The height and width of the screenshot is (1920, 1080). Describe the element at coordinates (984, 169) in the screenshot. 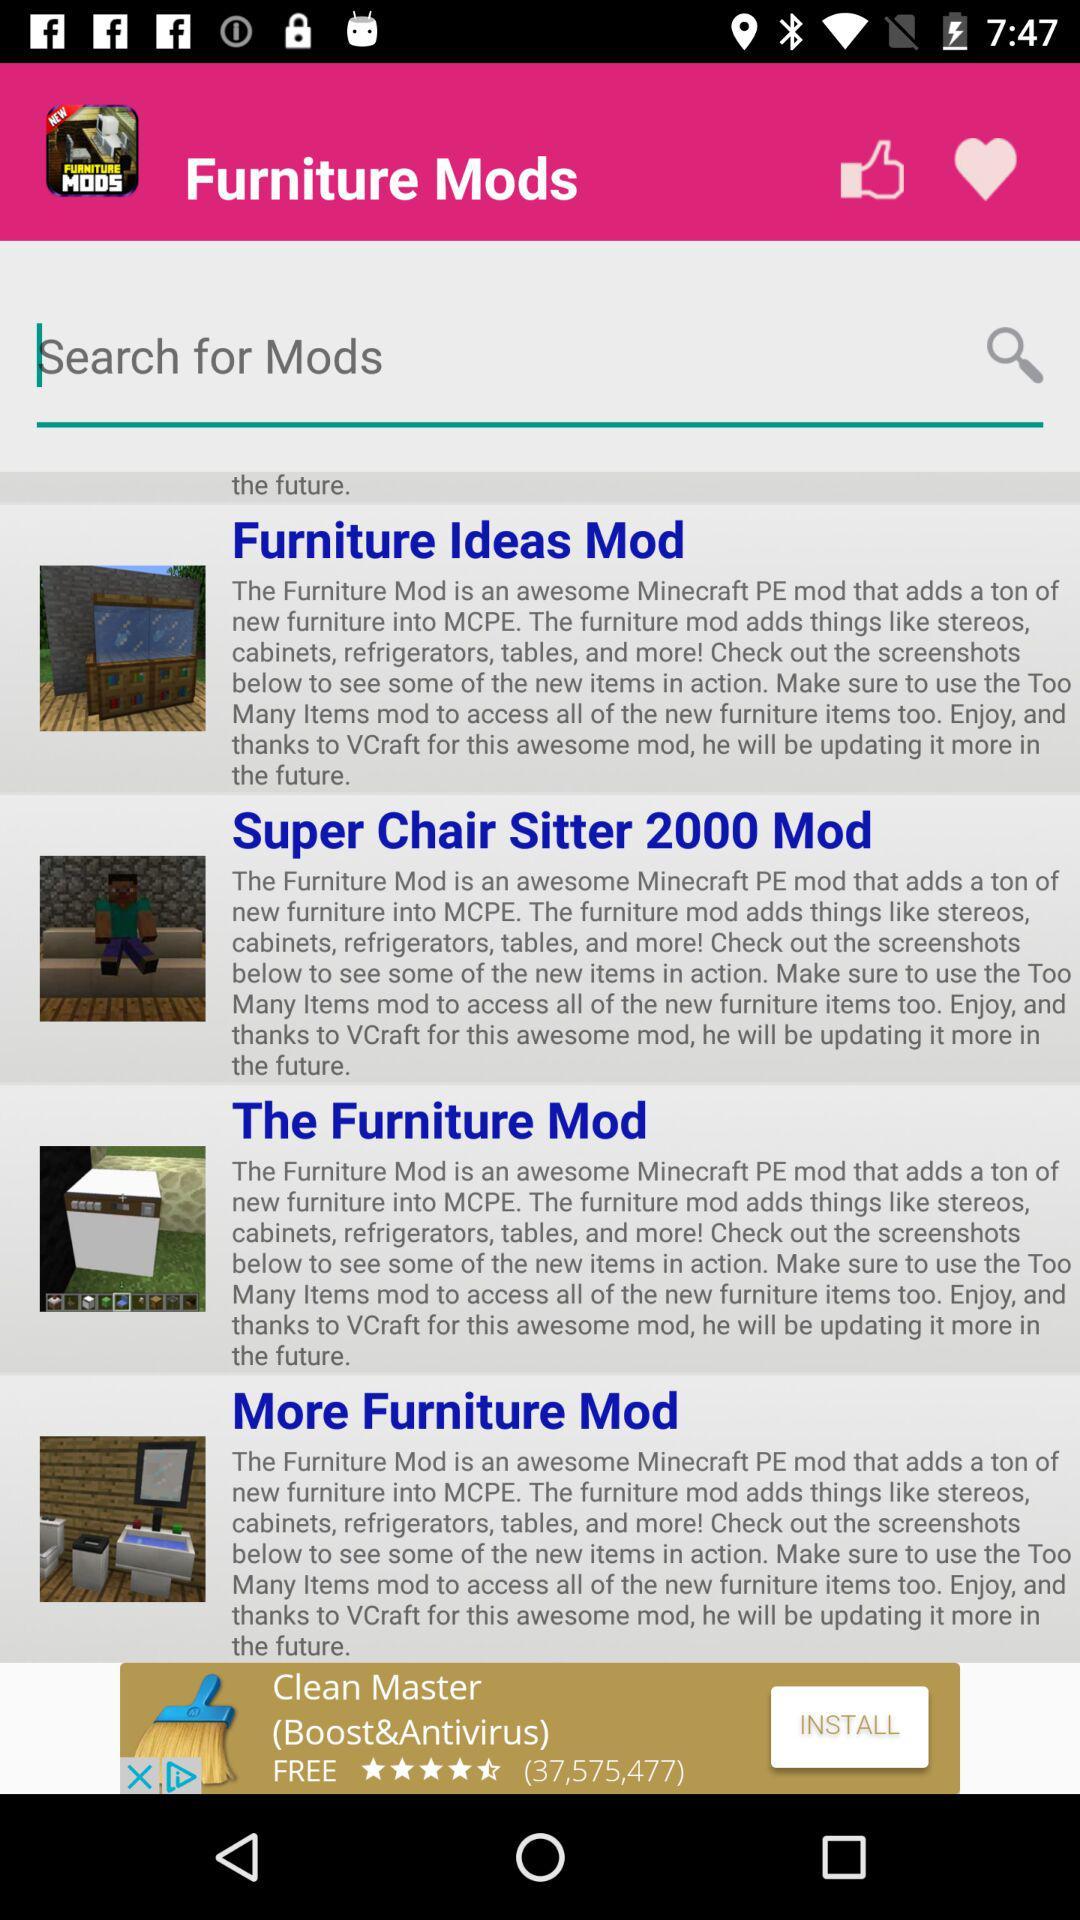

I see `heart this item` at that location.